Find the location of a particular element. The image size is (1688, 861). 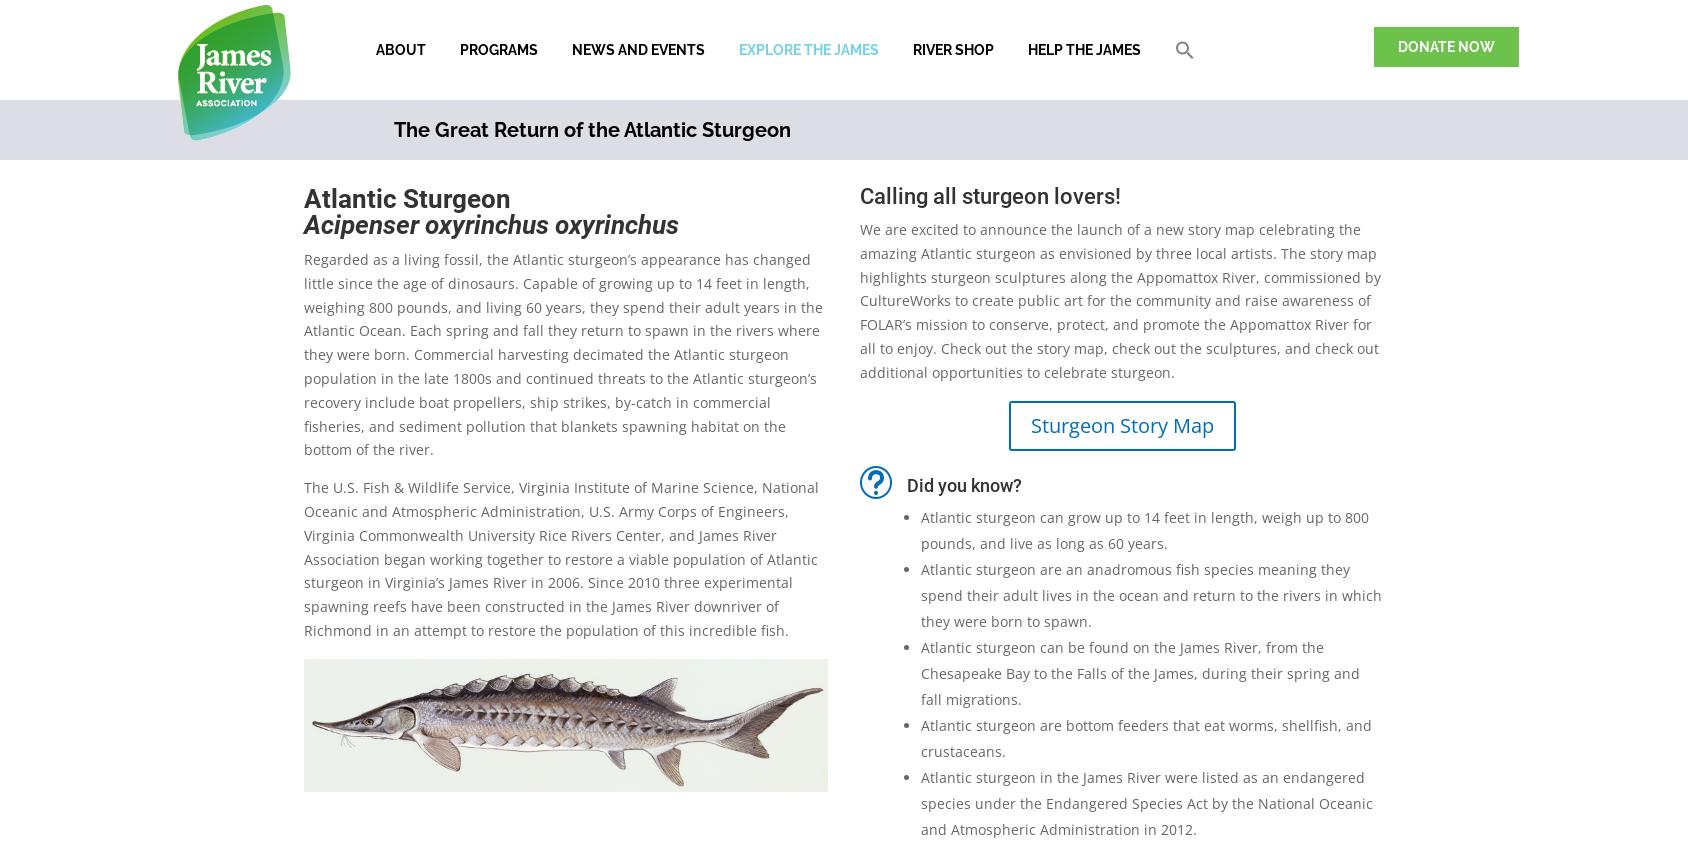

'Acipenser oxyrinchus oxyrinchus' is located at coordinates (490, 223).